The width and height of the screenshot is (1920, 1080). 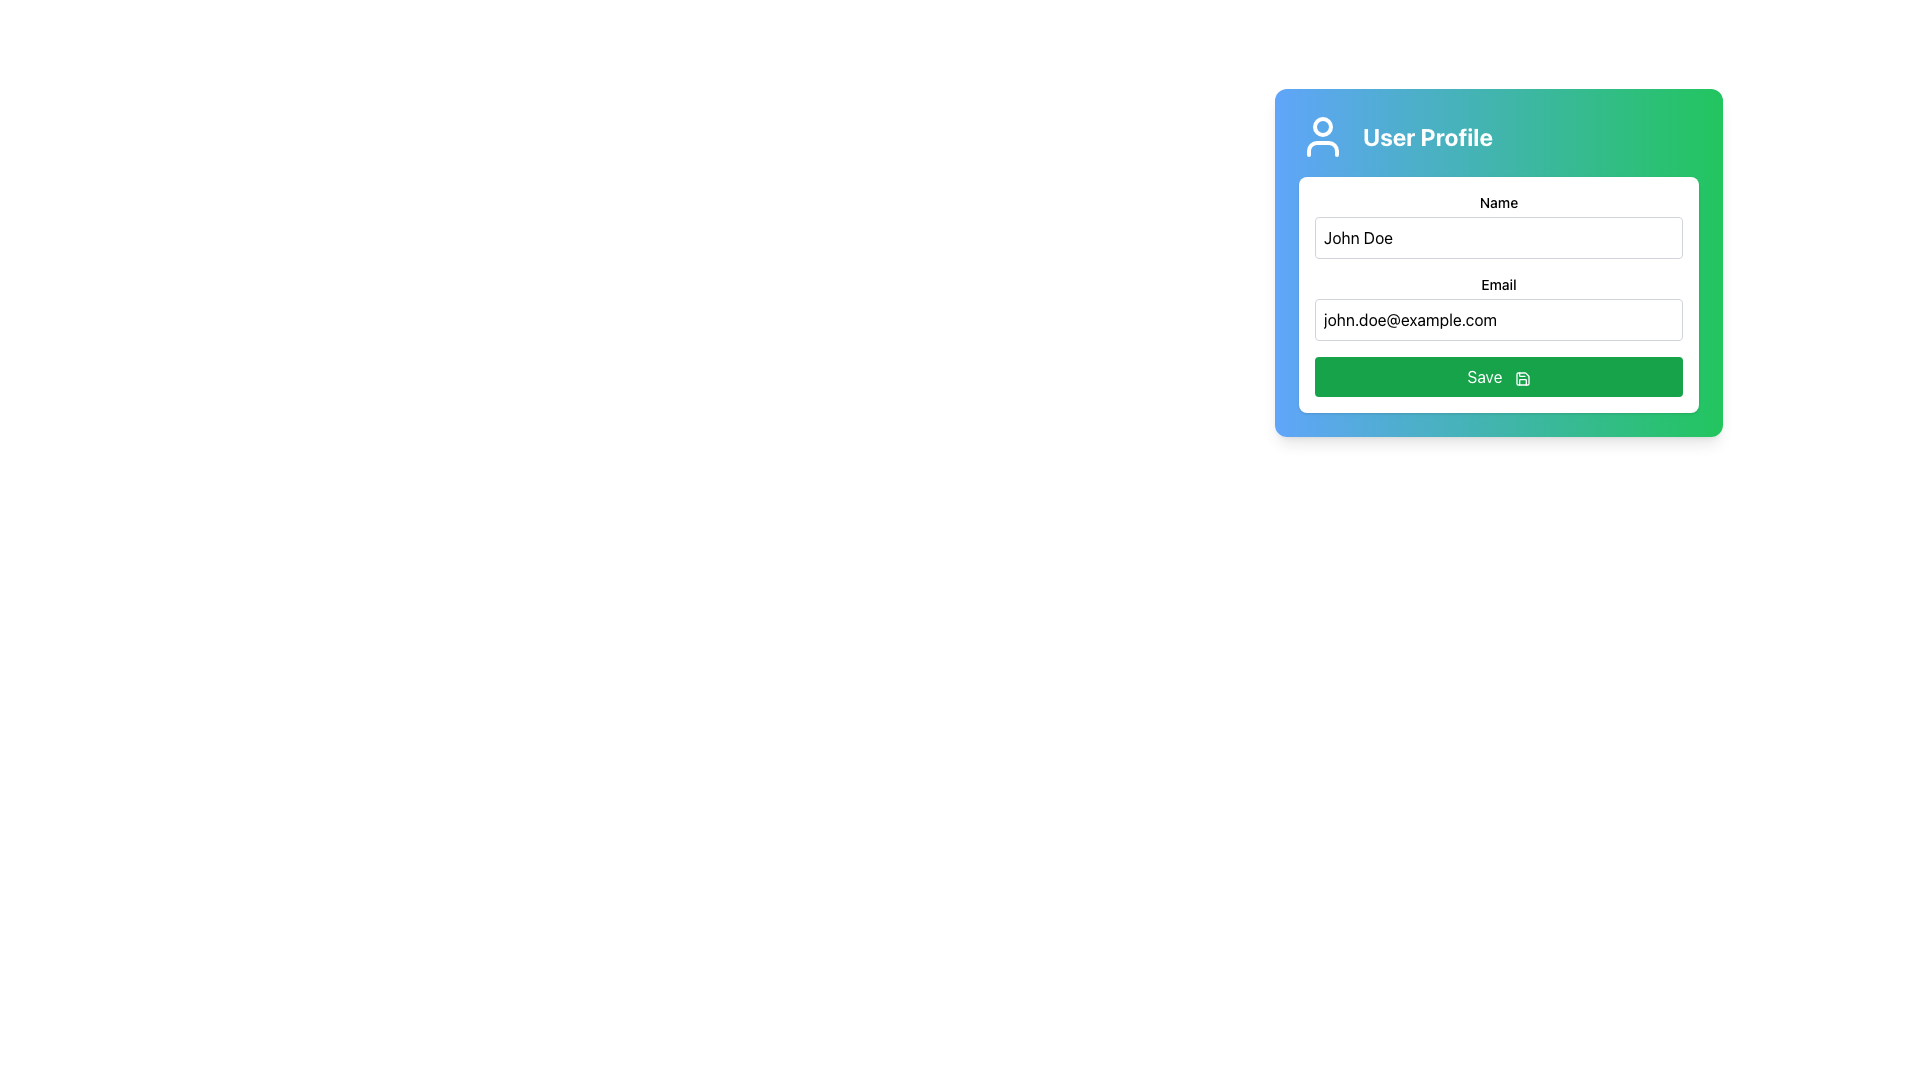 What do you see at coordinates (1498, 203) in the screenshot?
I see `the Text Label that indicates the input field for entering a name, located in the user profile form layout` at bounding box center [1498, 203].